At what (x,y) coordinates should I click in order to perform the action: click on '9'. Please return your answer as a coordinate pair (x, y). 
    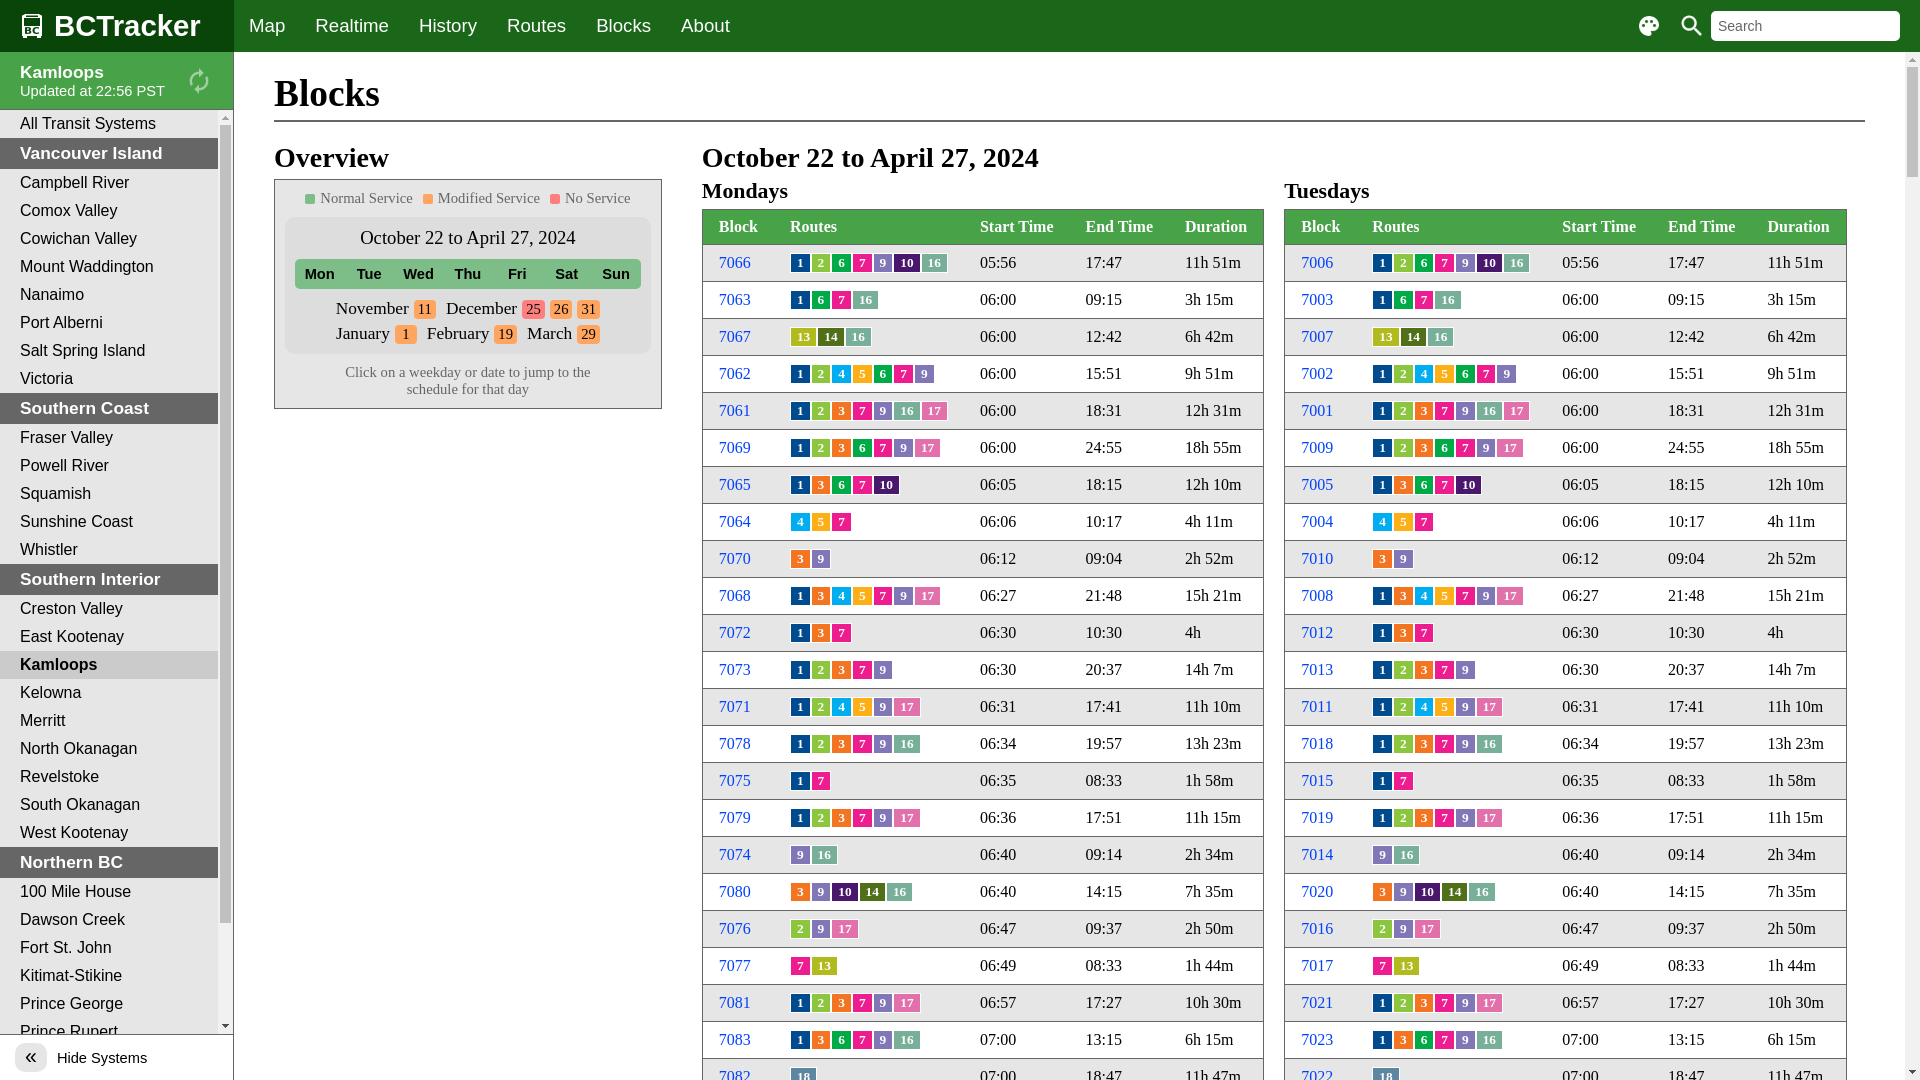
    Looking at the image, I should click on (882, 410).